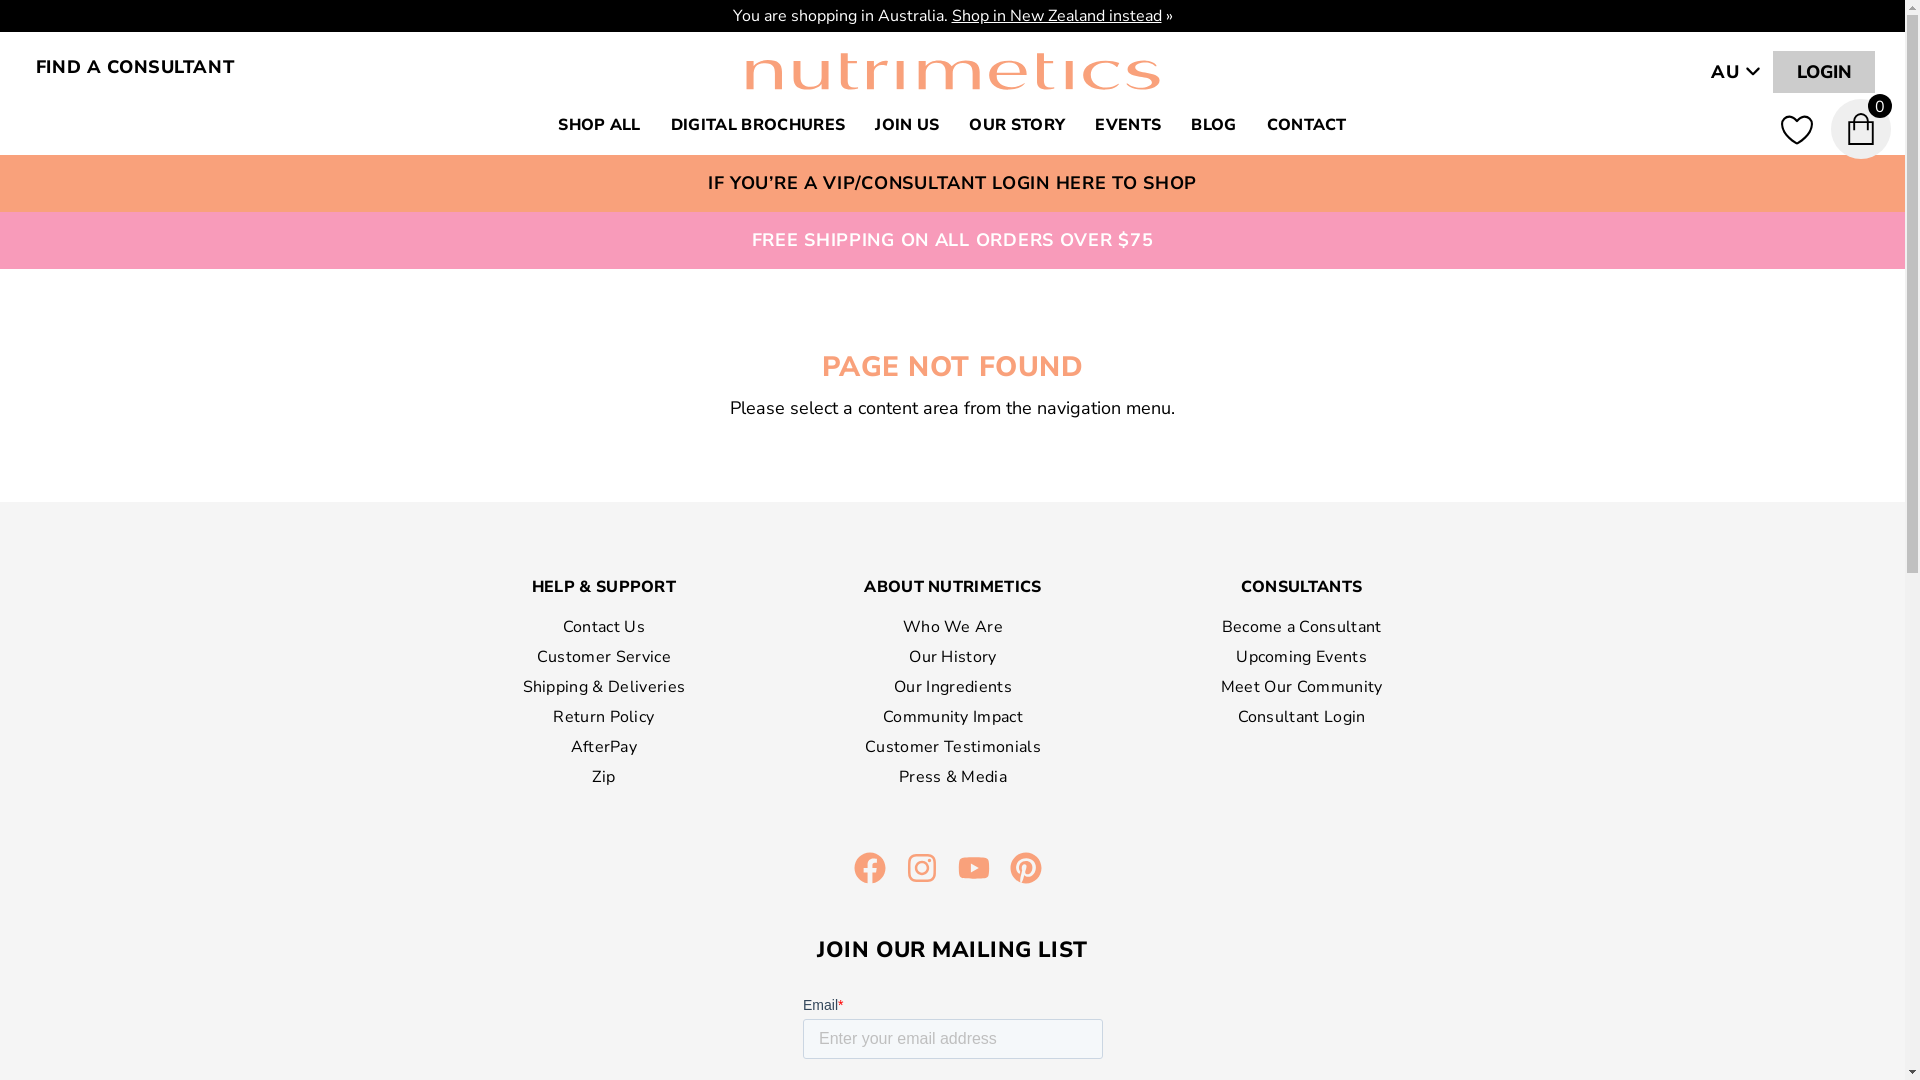 This screenshot has width=1920, height=1080. Describe the element at coordinates (951, 656) in the screenshot. I see `'Our History'` at that location.